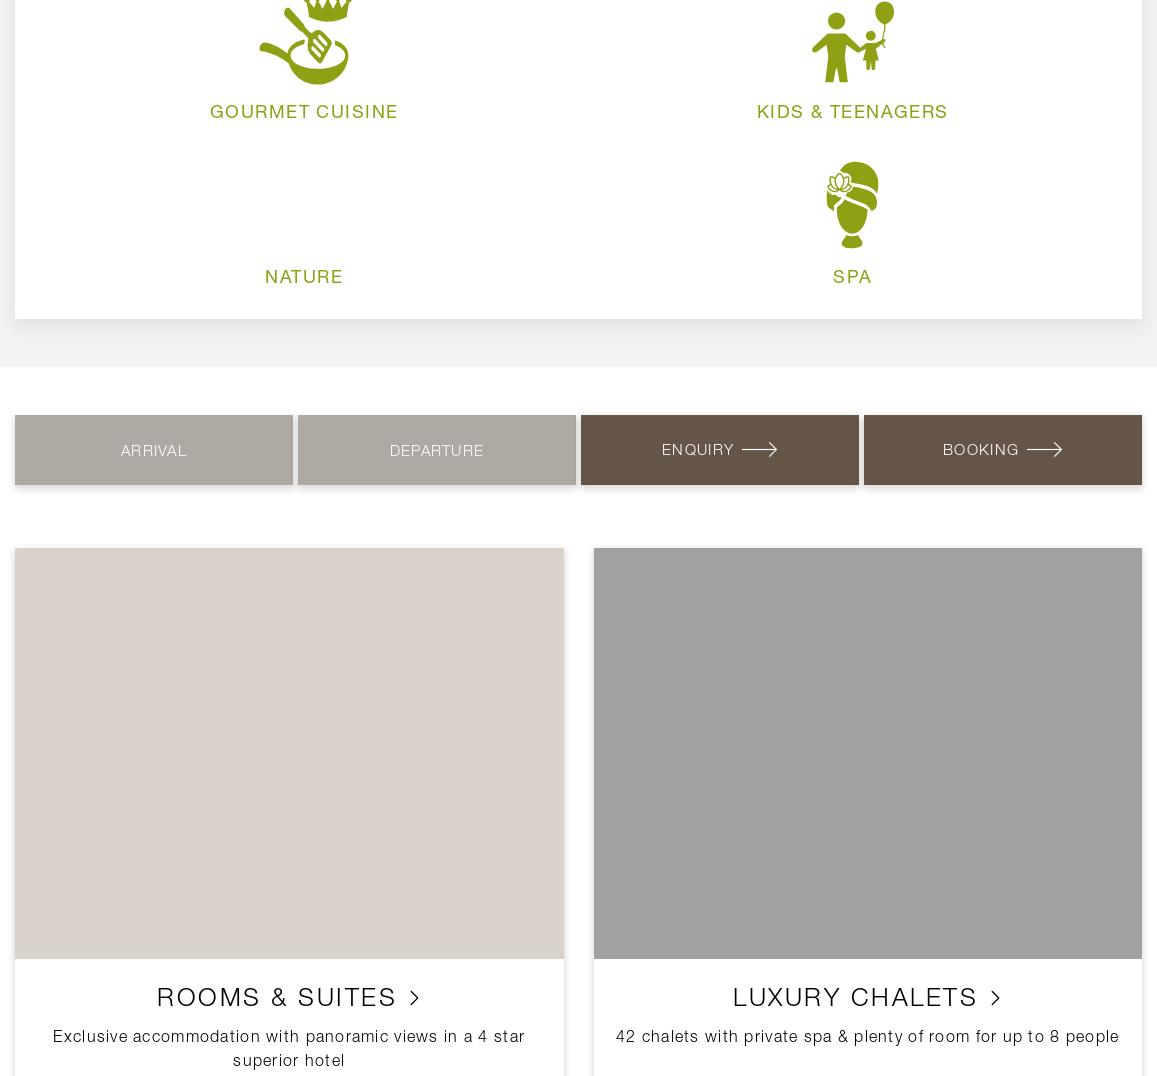 The width and height of the screenshot is (1157, 1076). What do you see at coordinates (302, 274) in the screenshot?
I see `'Nature'` at bounding box center [302, 274].